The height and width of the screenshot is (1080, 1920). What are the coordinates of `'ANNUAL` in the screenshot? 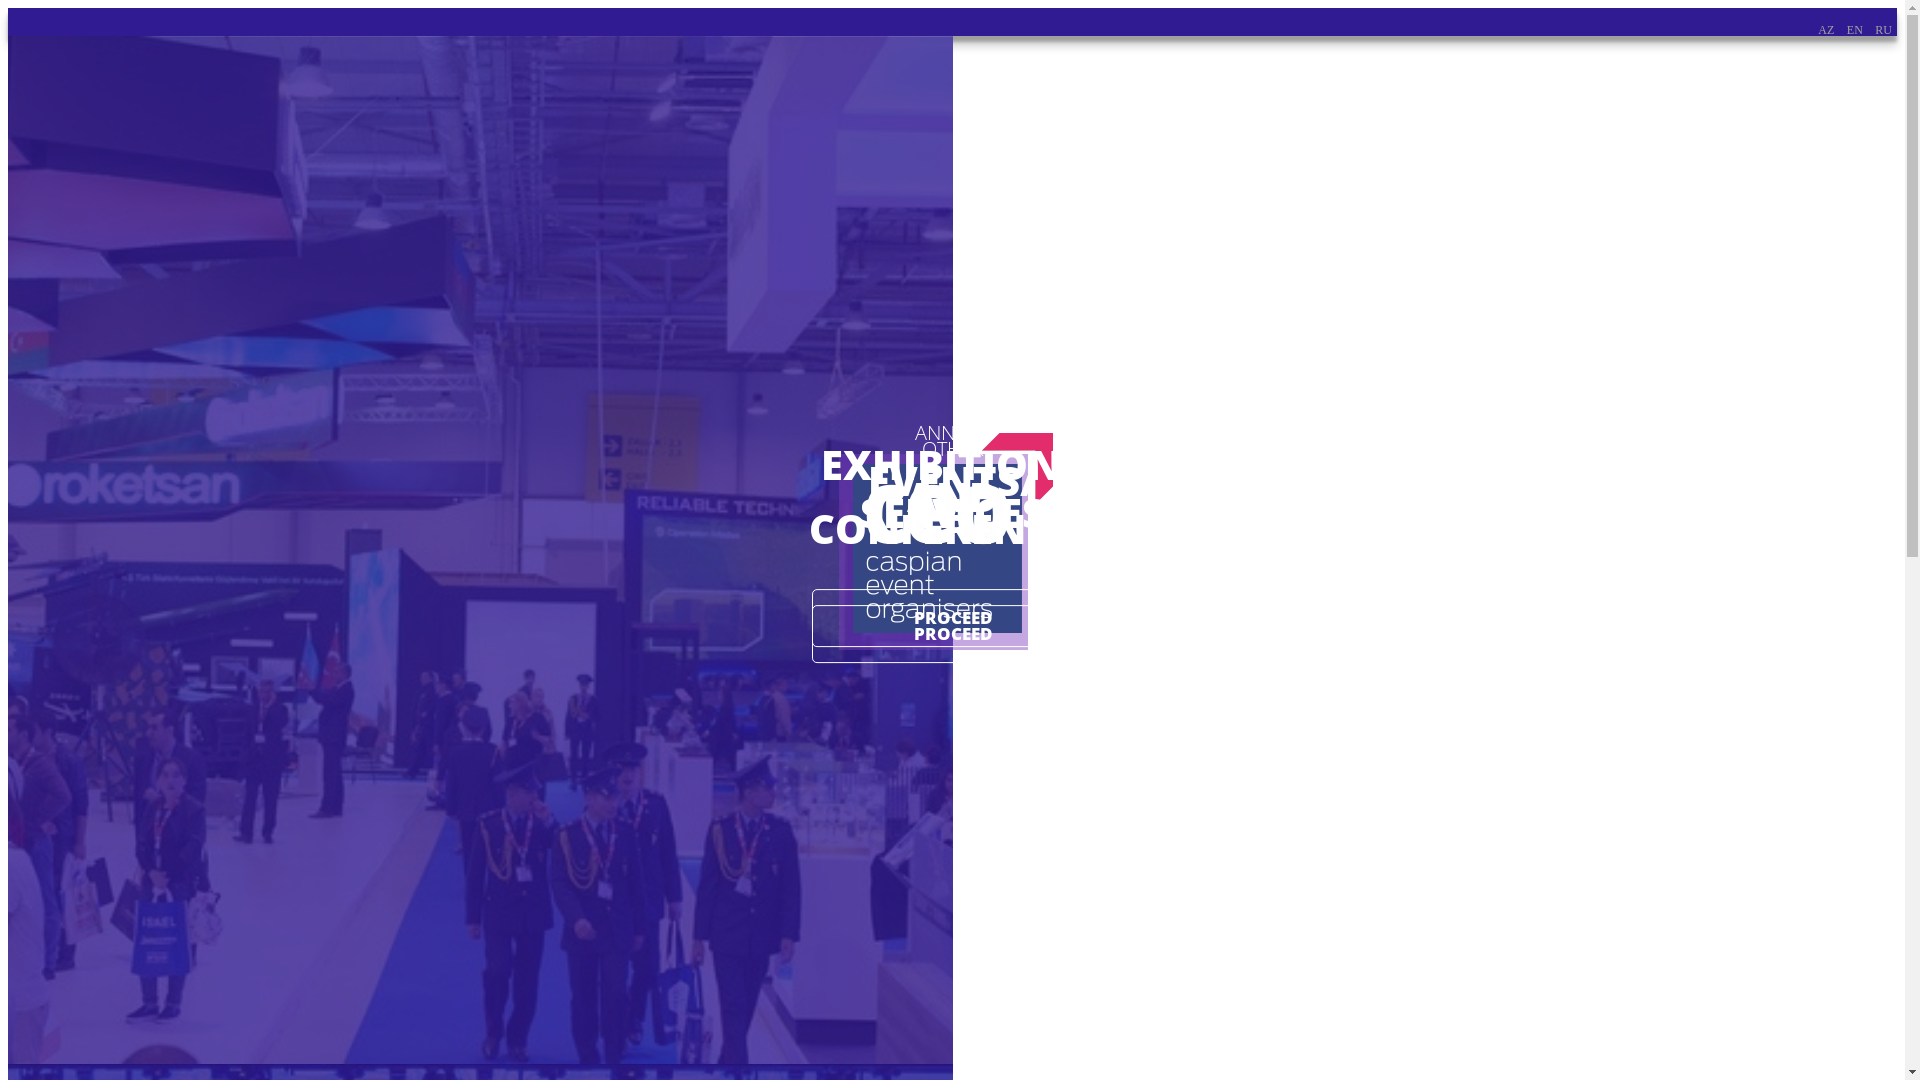 It's located at (8, 550).